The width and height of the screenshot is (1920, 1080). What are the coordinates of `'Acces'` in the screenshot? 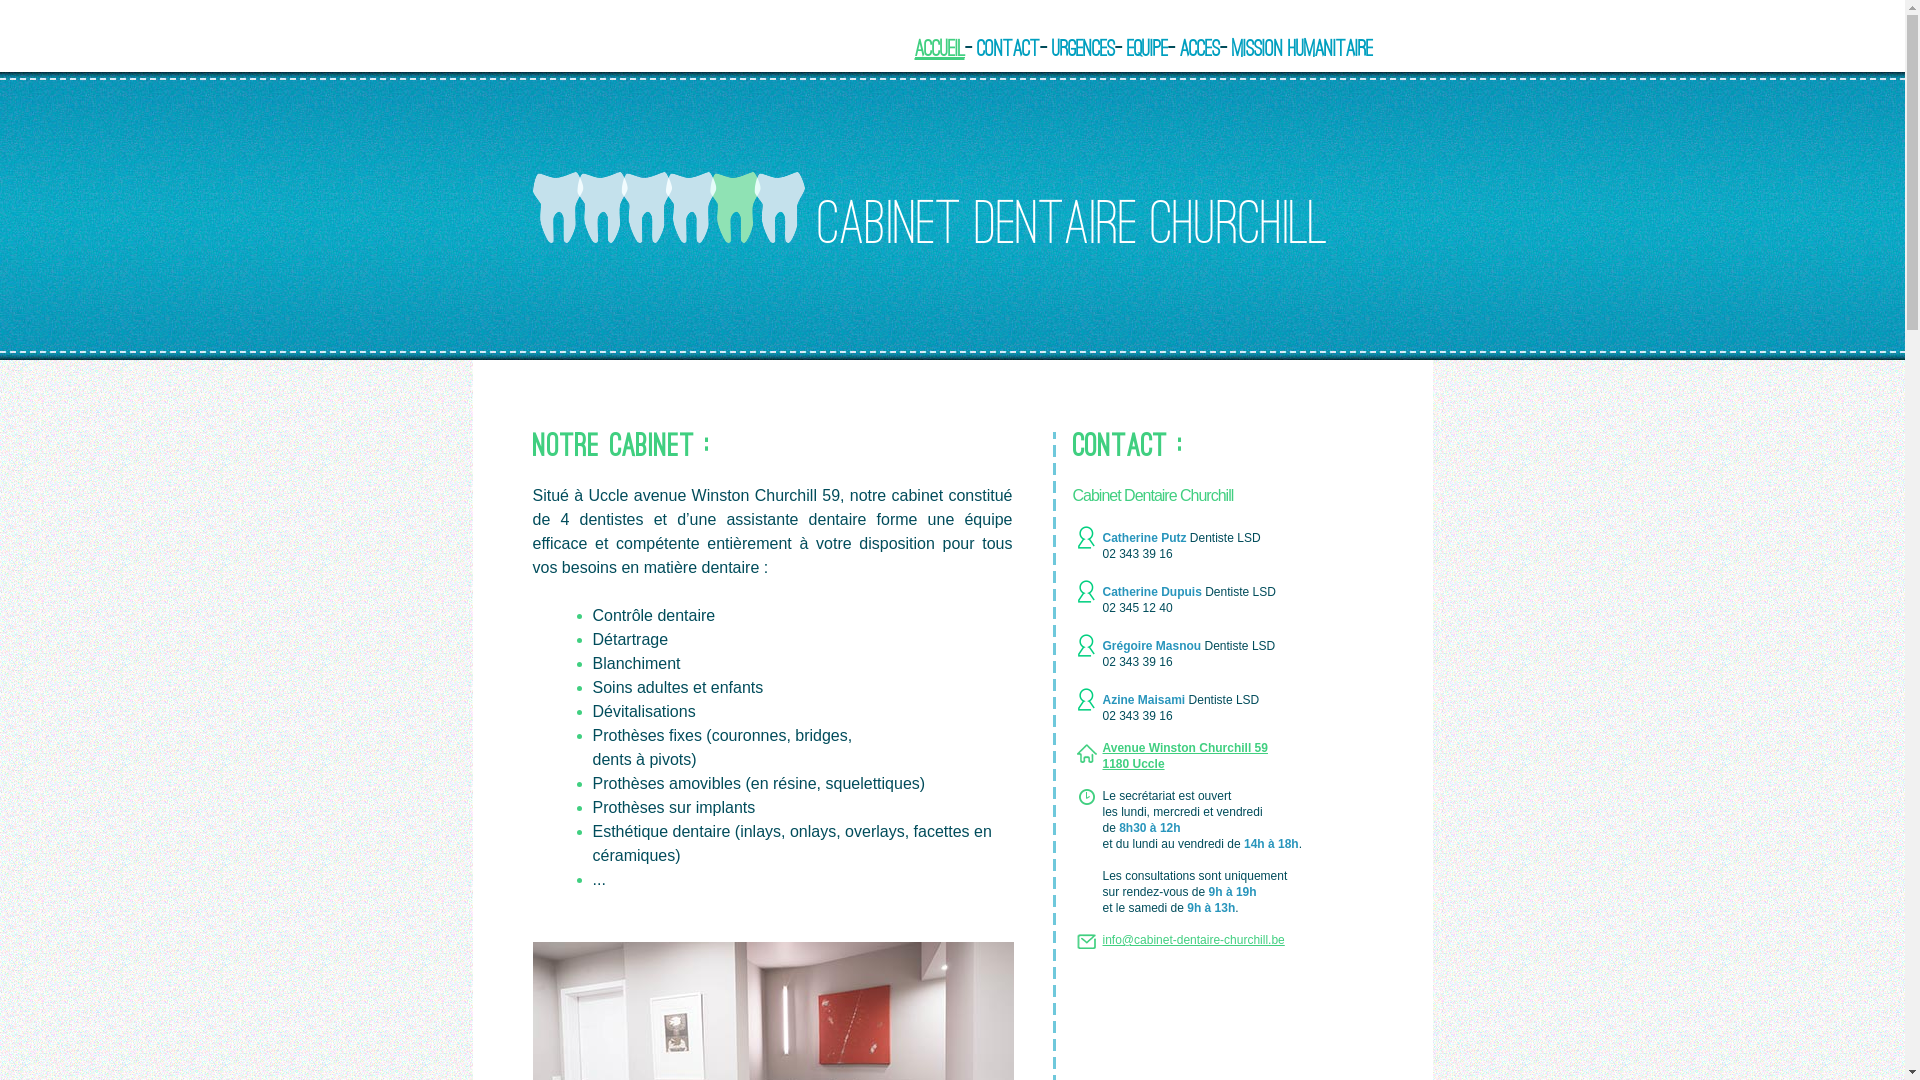 It's located at (1180, 47).